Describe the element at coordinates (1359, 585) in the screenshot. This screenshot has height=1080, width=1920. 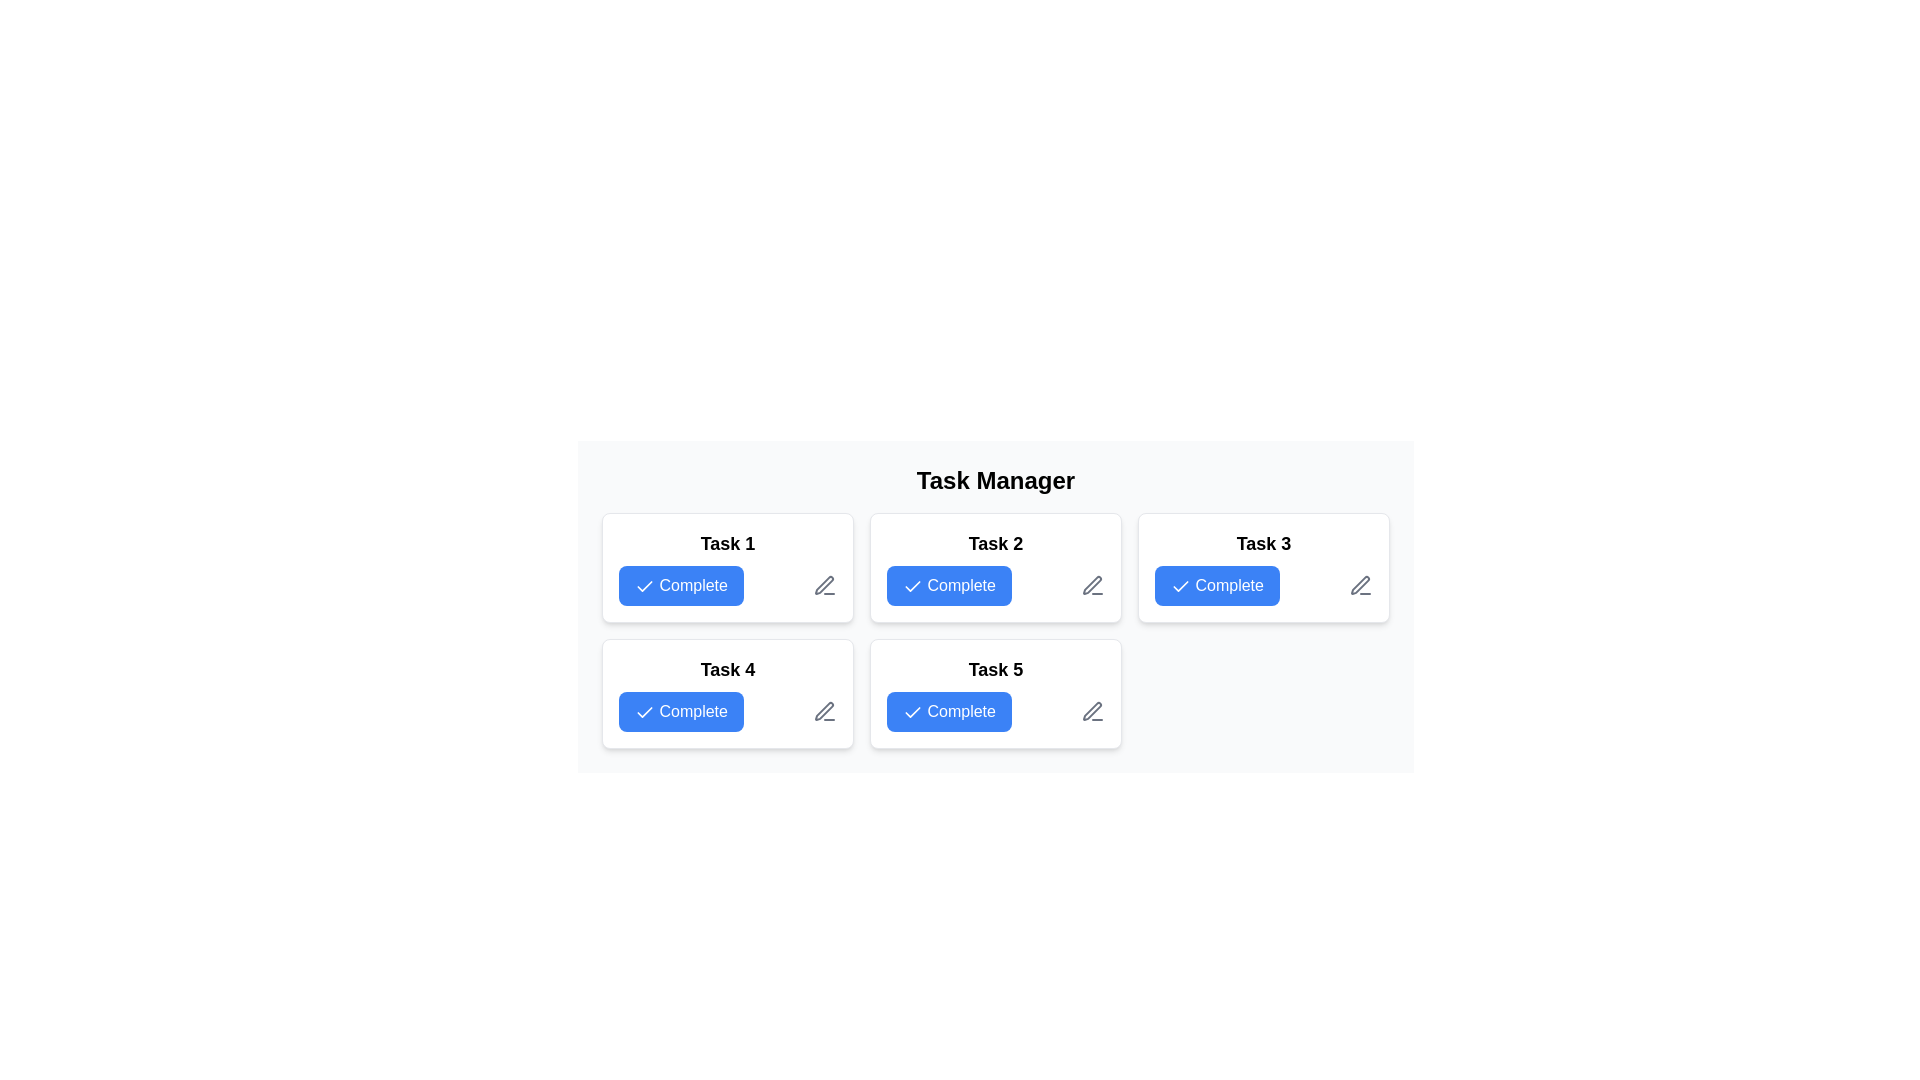
I see `the pen-shaped icon located at the bottom-right corner of the 'Task 3' card` at that location.